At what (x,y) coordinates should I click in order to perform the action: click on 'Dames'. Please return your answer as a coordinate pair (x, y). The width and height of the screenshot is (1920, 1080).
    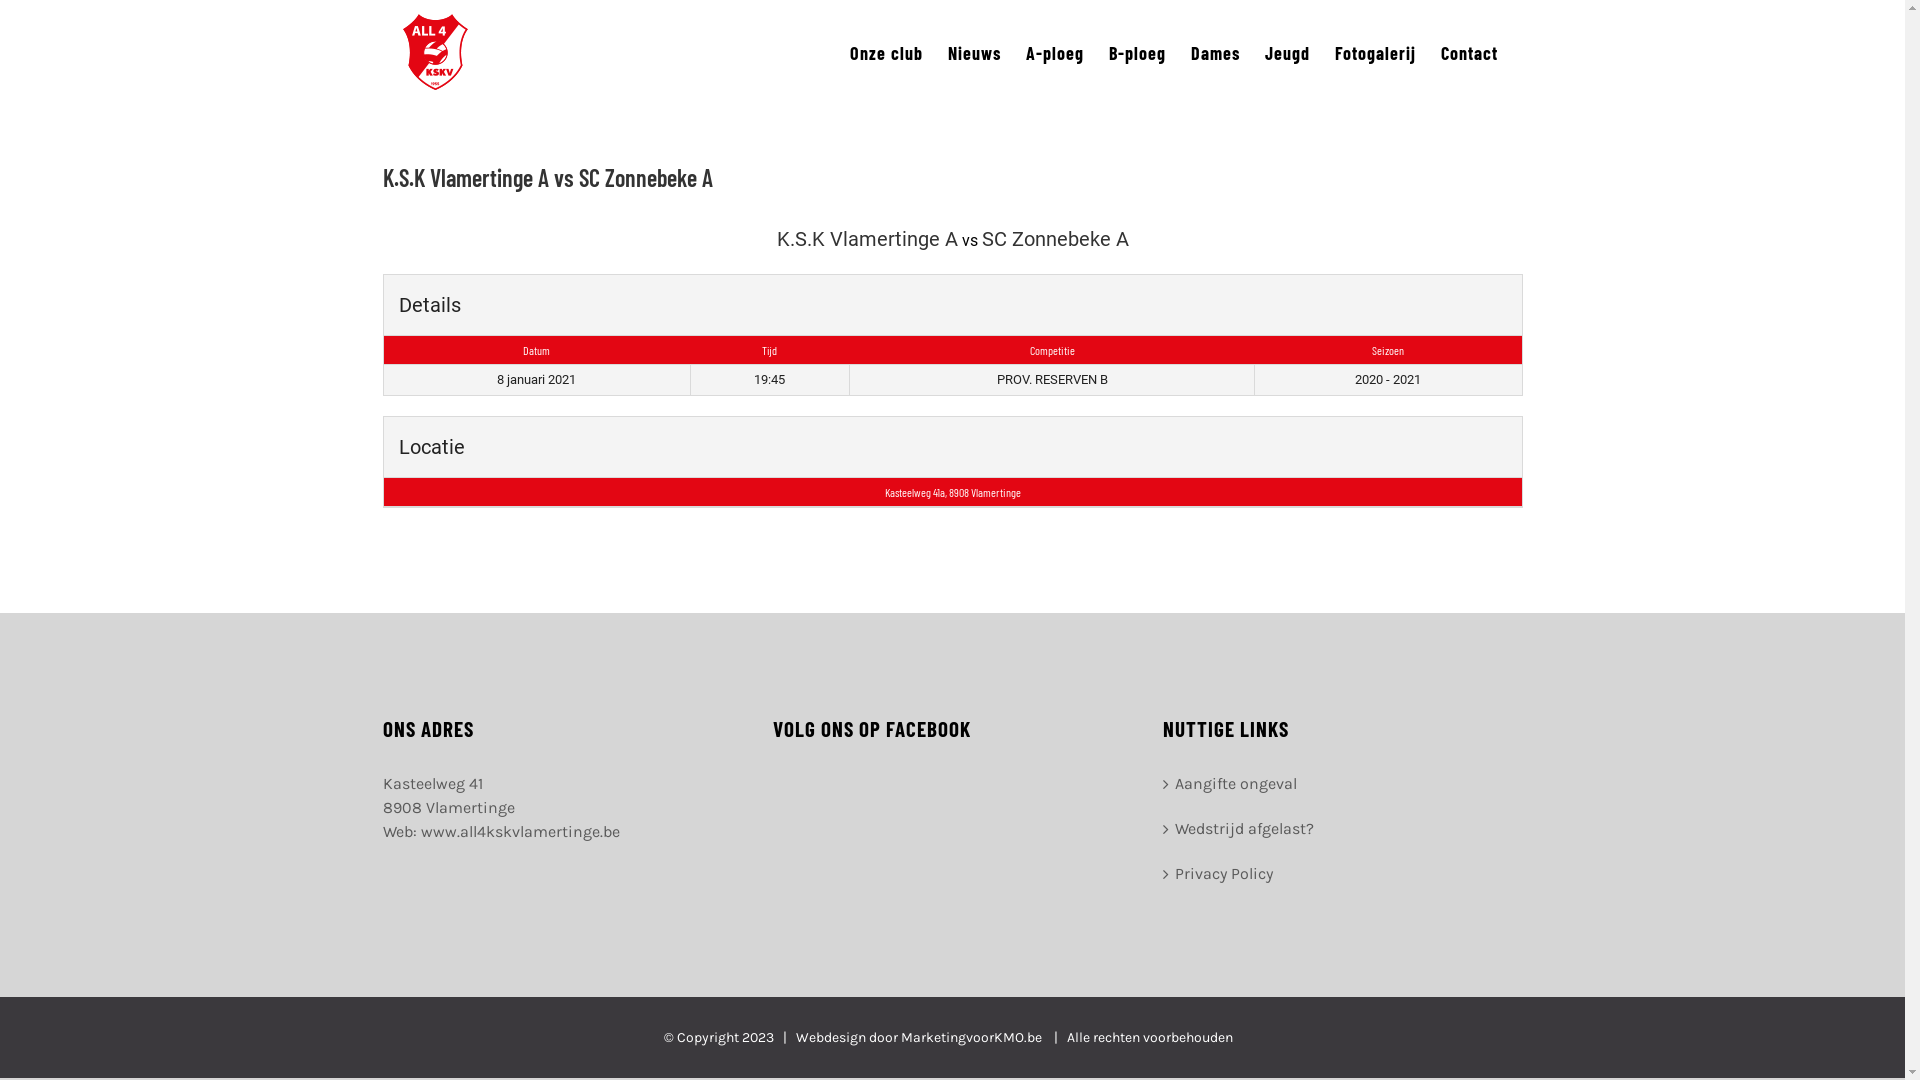
    Looking at the image, I should click on (1213, 51).